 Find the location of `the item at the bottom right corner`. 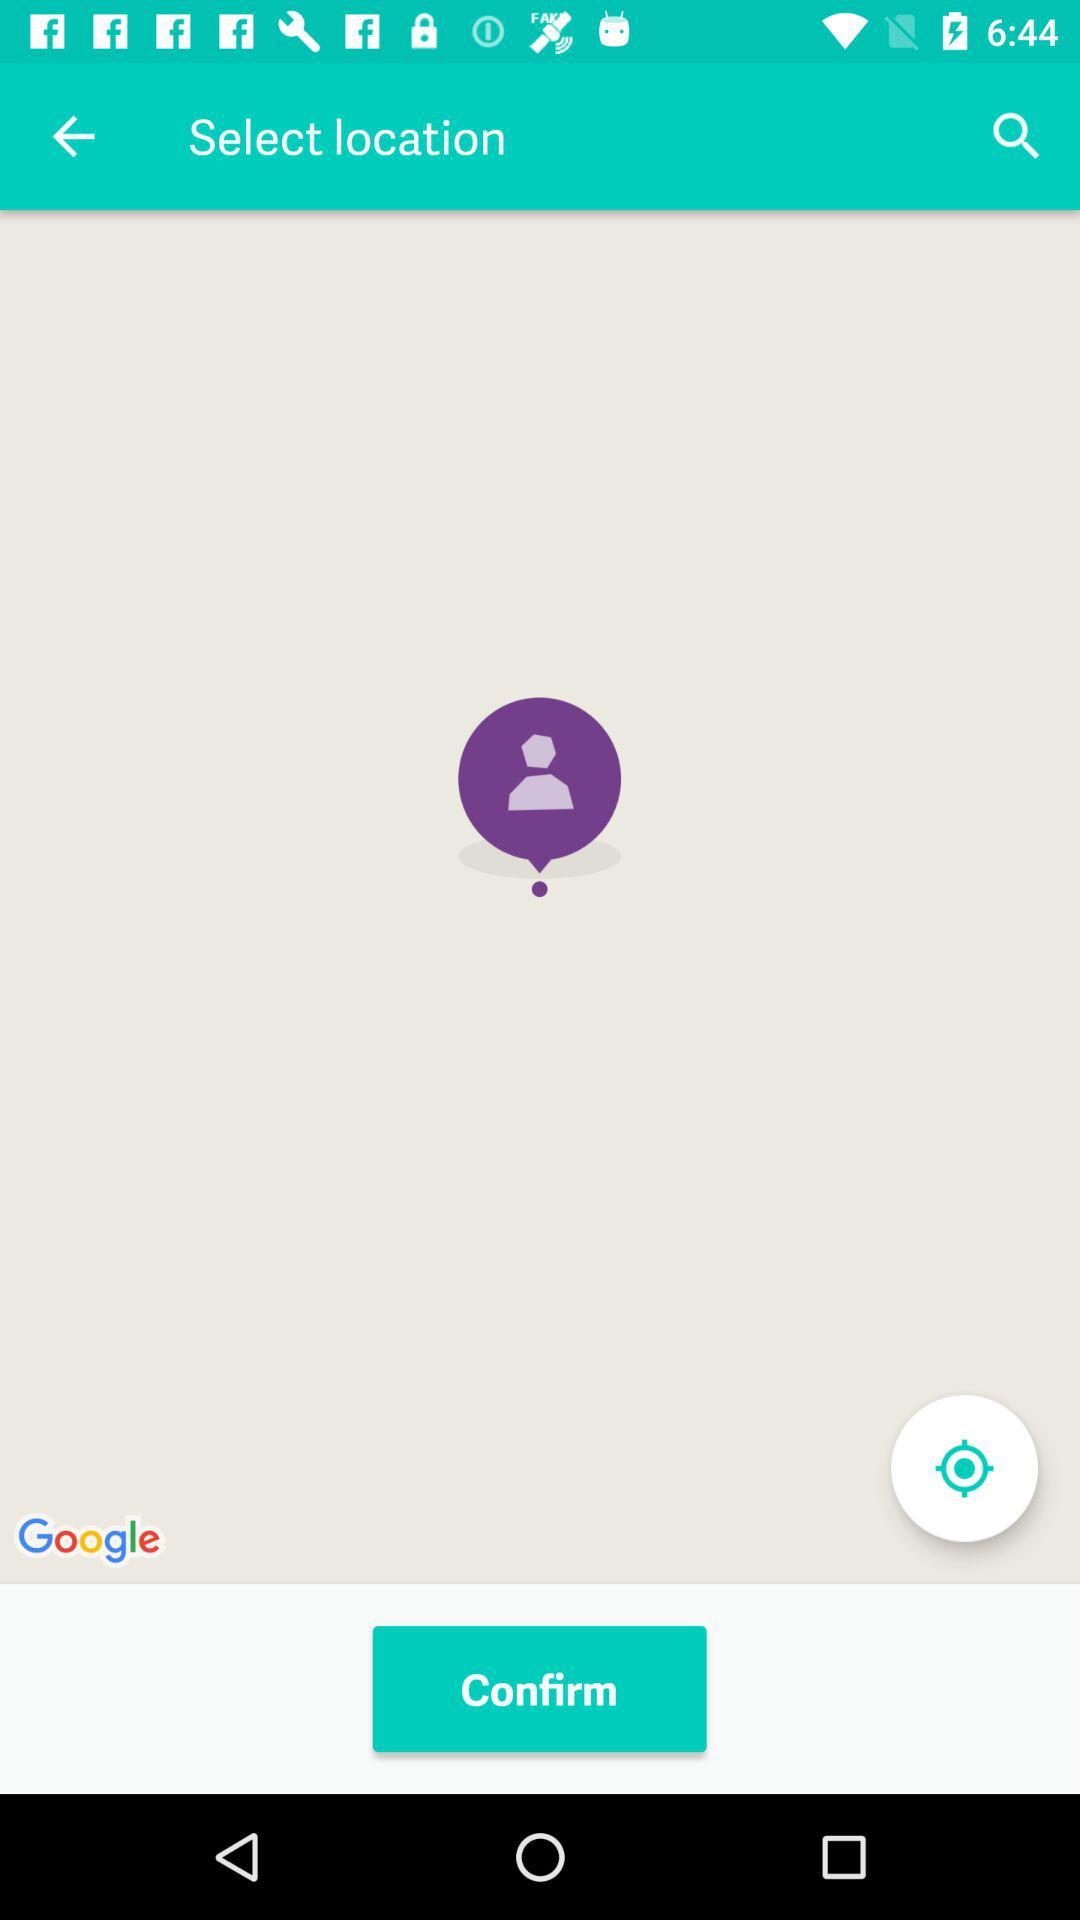

the item at the bottom right corner is located at coordinates (963, 1468).